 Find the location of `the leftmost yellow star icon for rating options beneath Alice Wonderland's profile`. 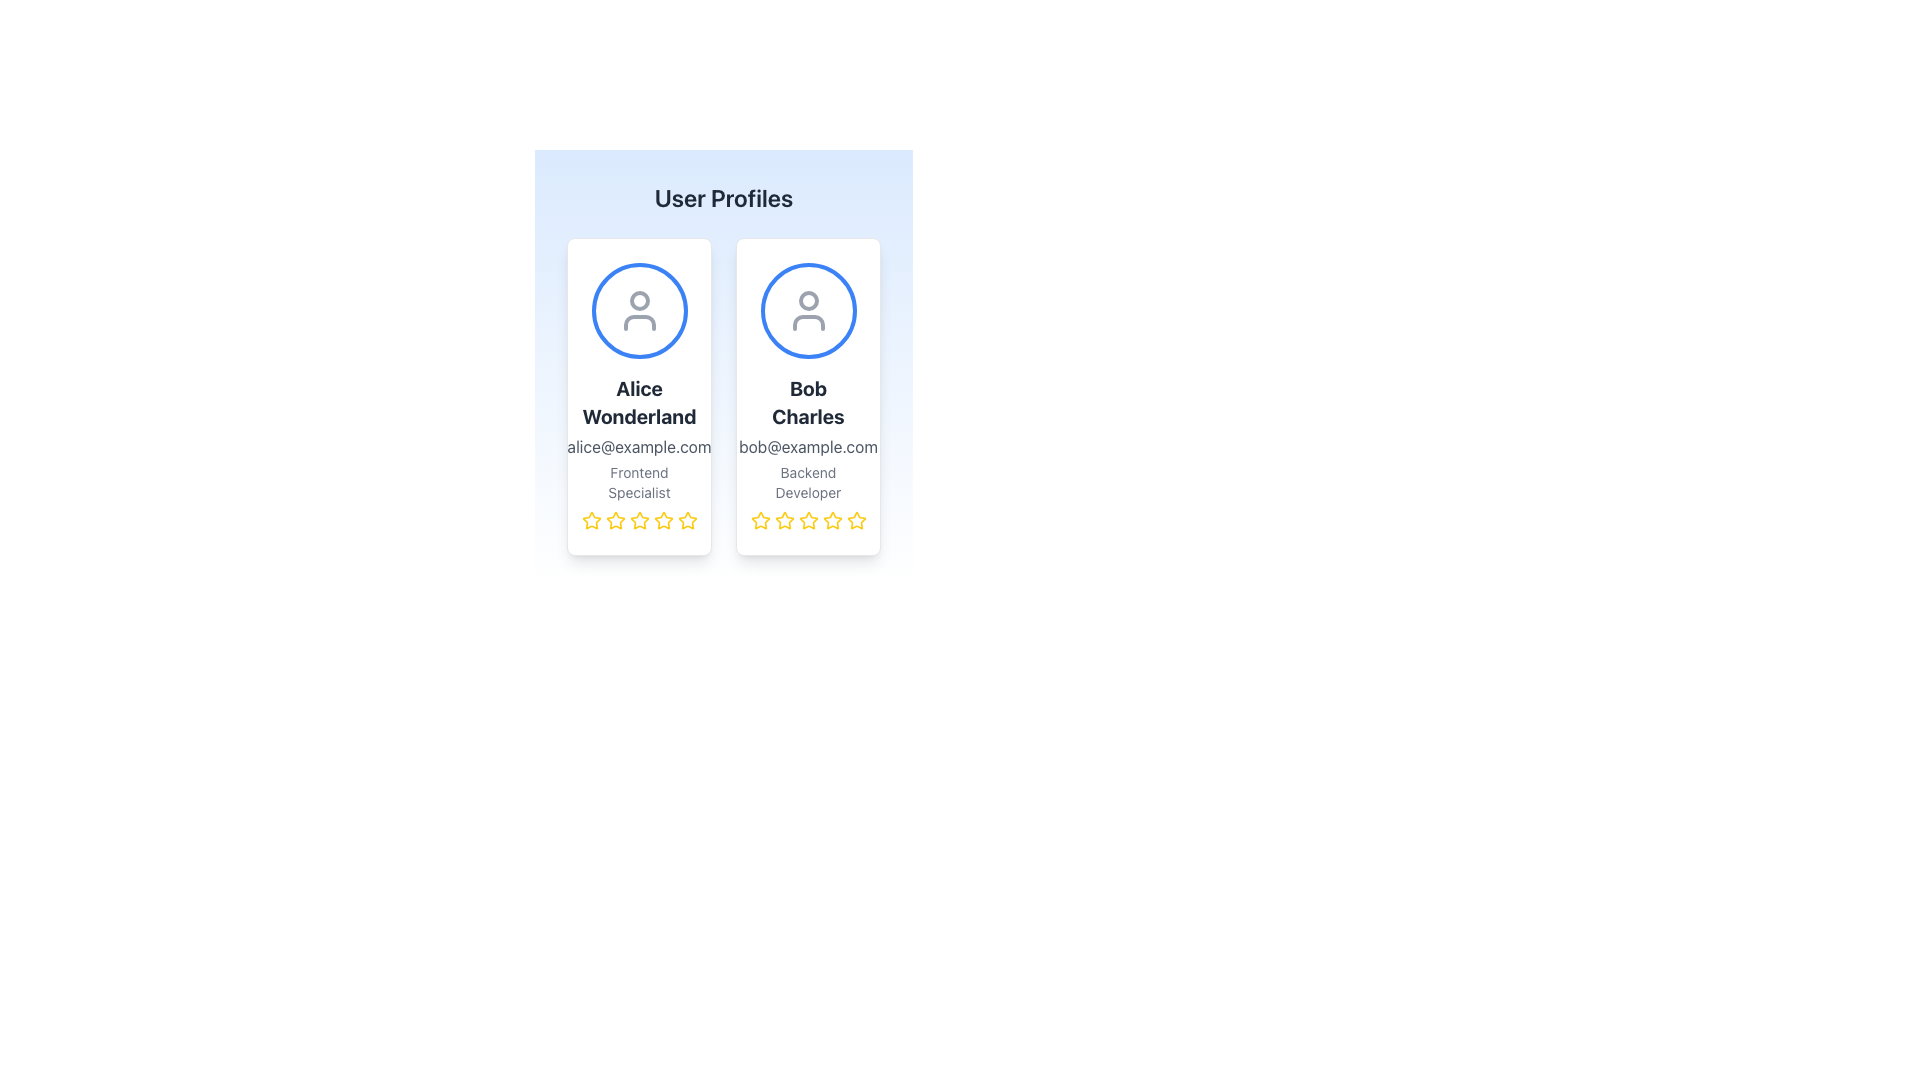

the leftmost yellow star icon for rating options beneath Alice Wonderland's profile is located at coordinates (614, 519).